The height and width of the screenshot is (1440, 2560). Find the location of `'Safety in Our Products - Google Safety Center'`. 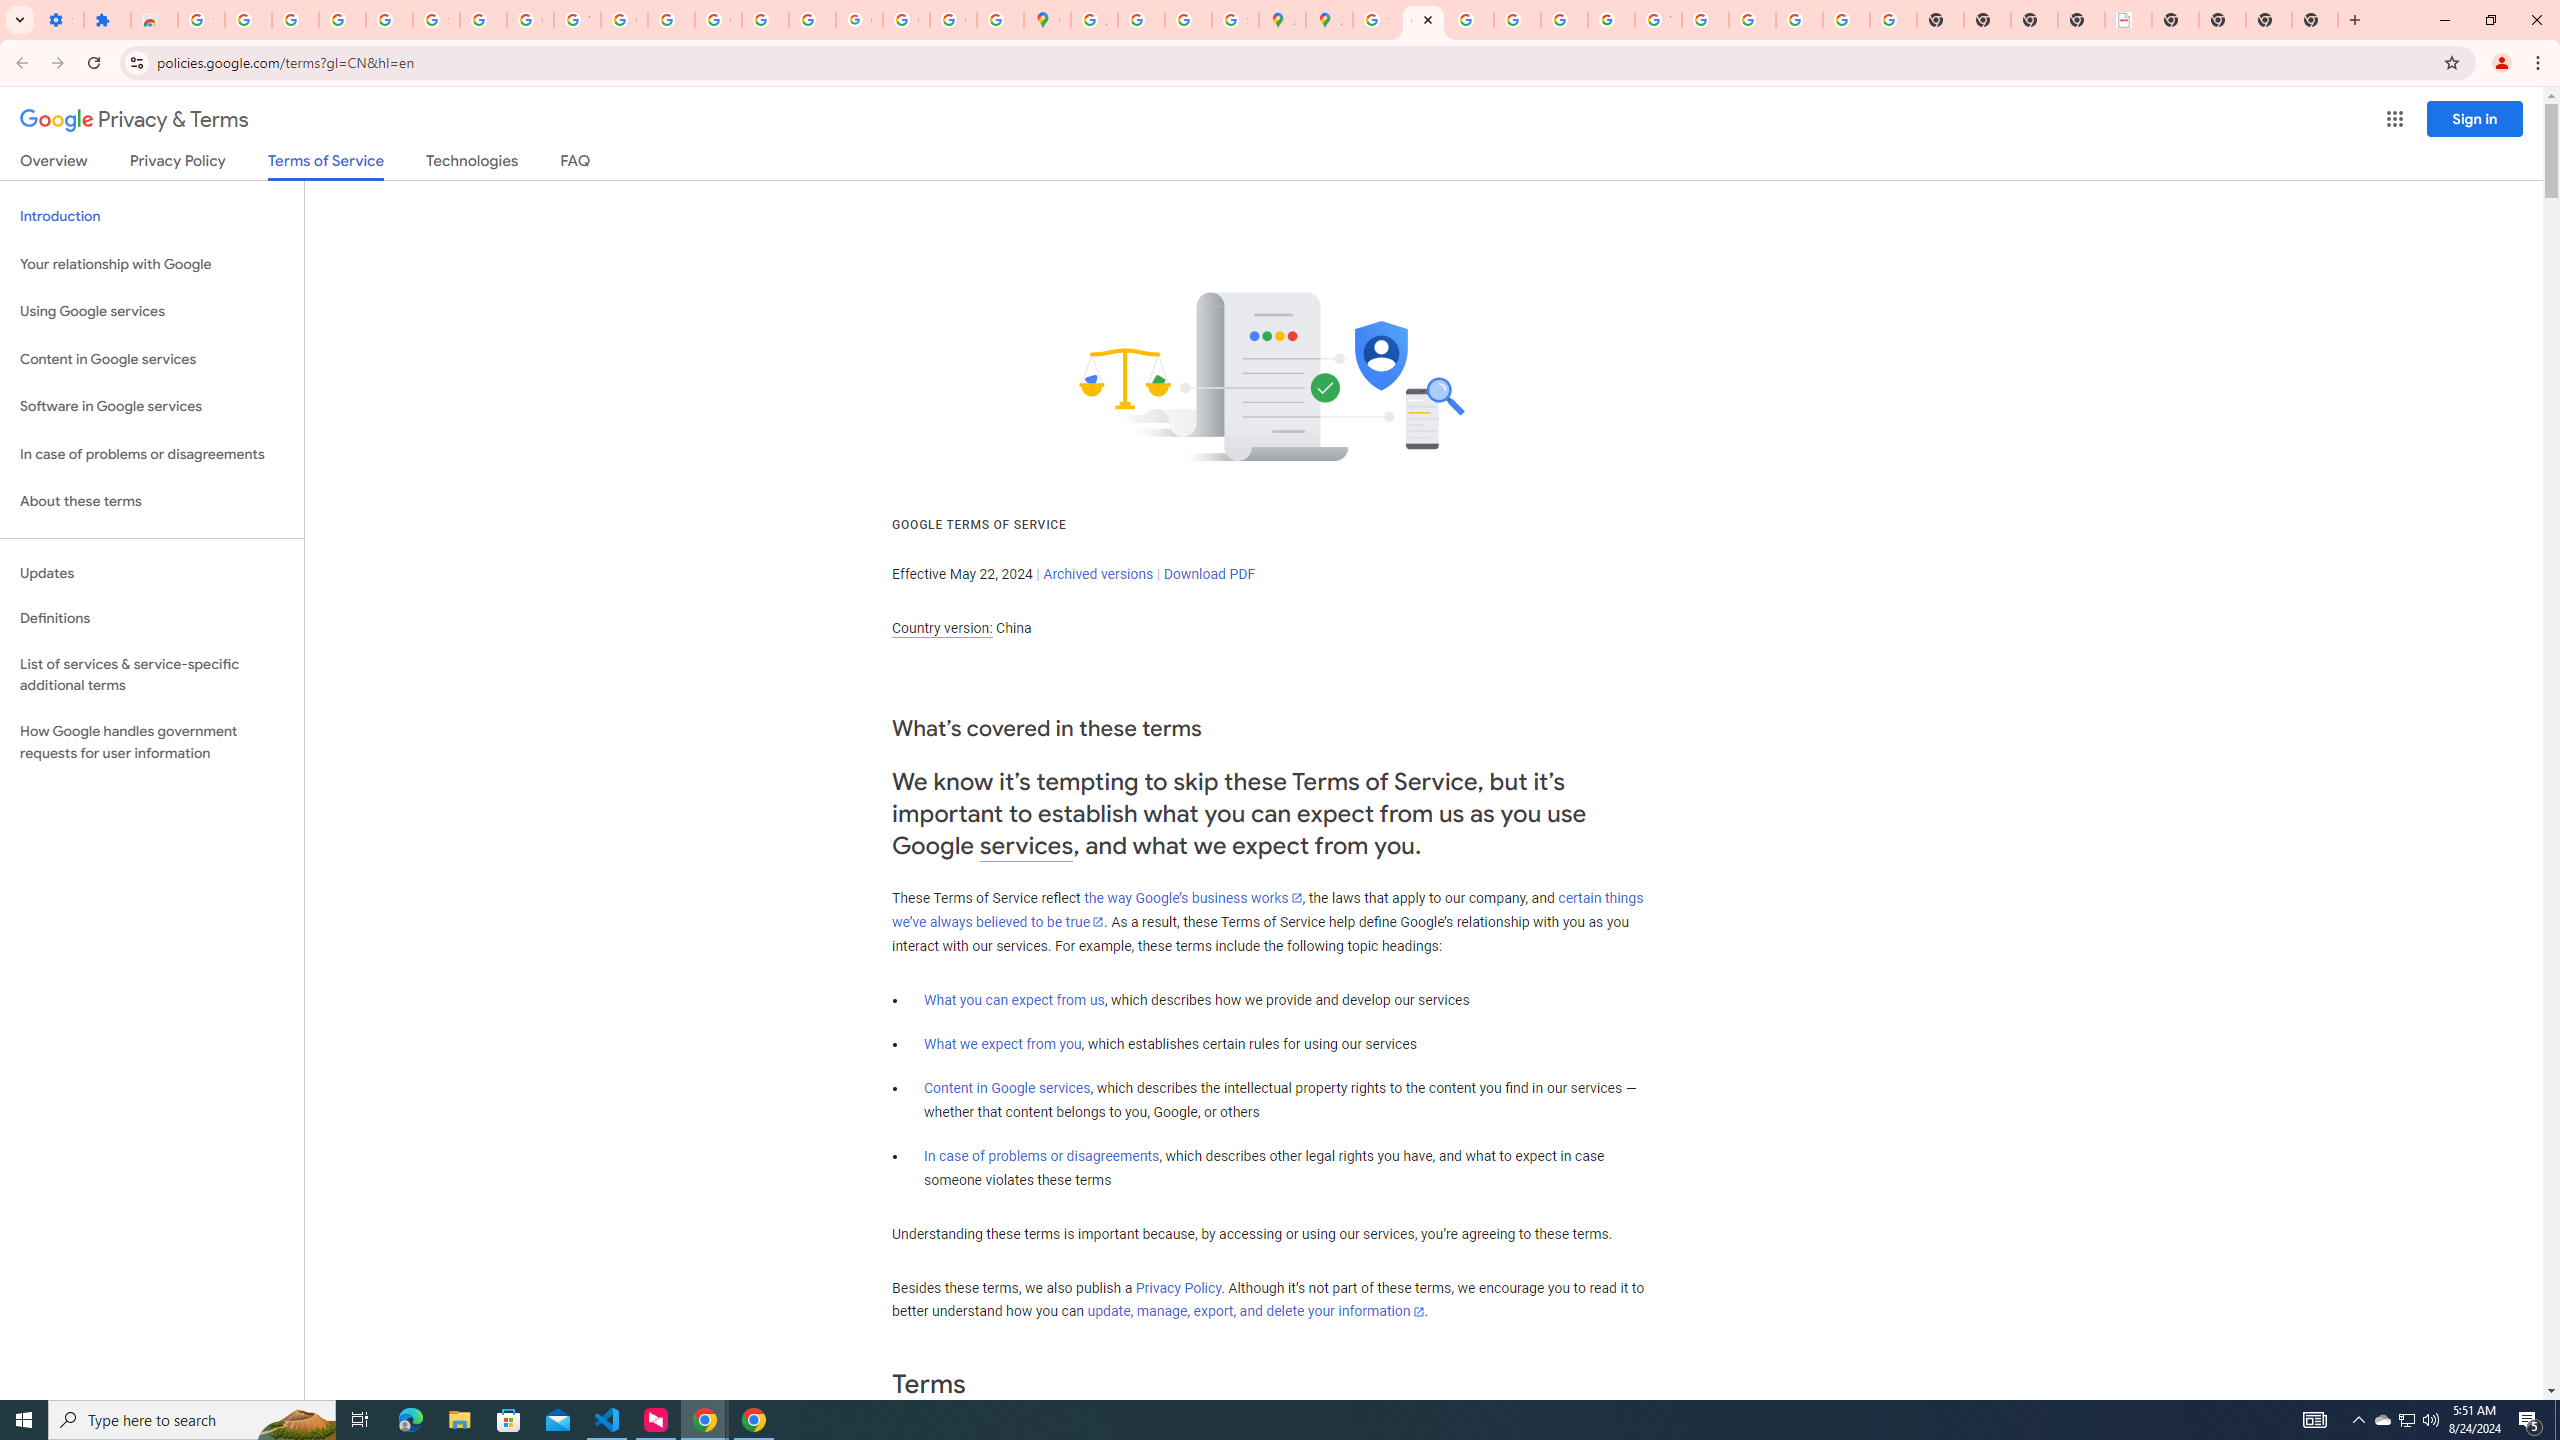

'Safety in Our Products - Google Safety Center' is located at coordinates (1235, 19).